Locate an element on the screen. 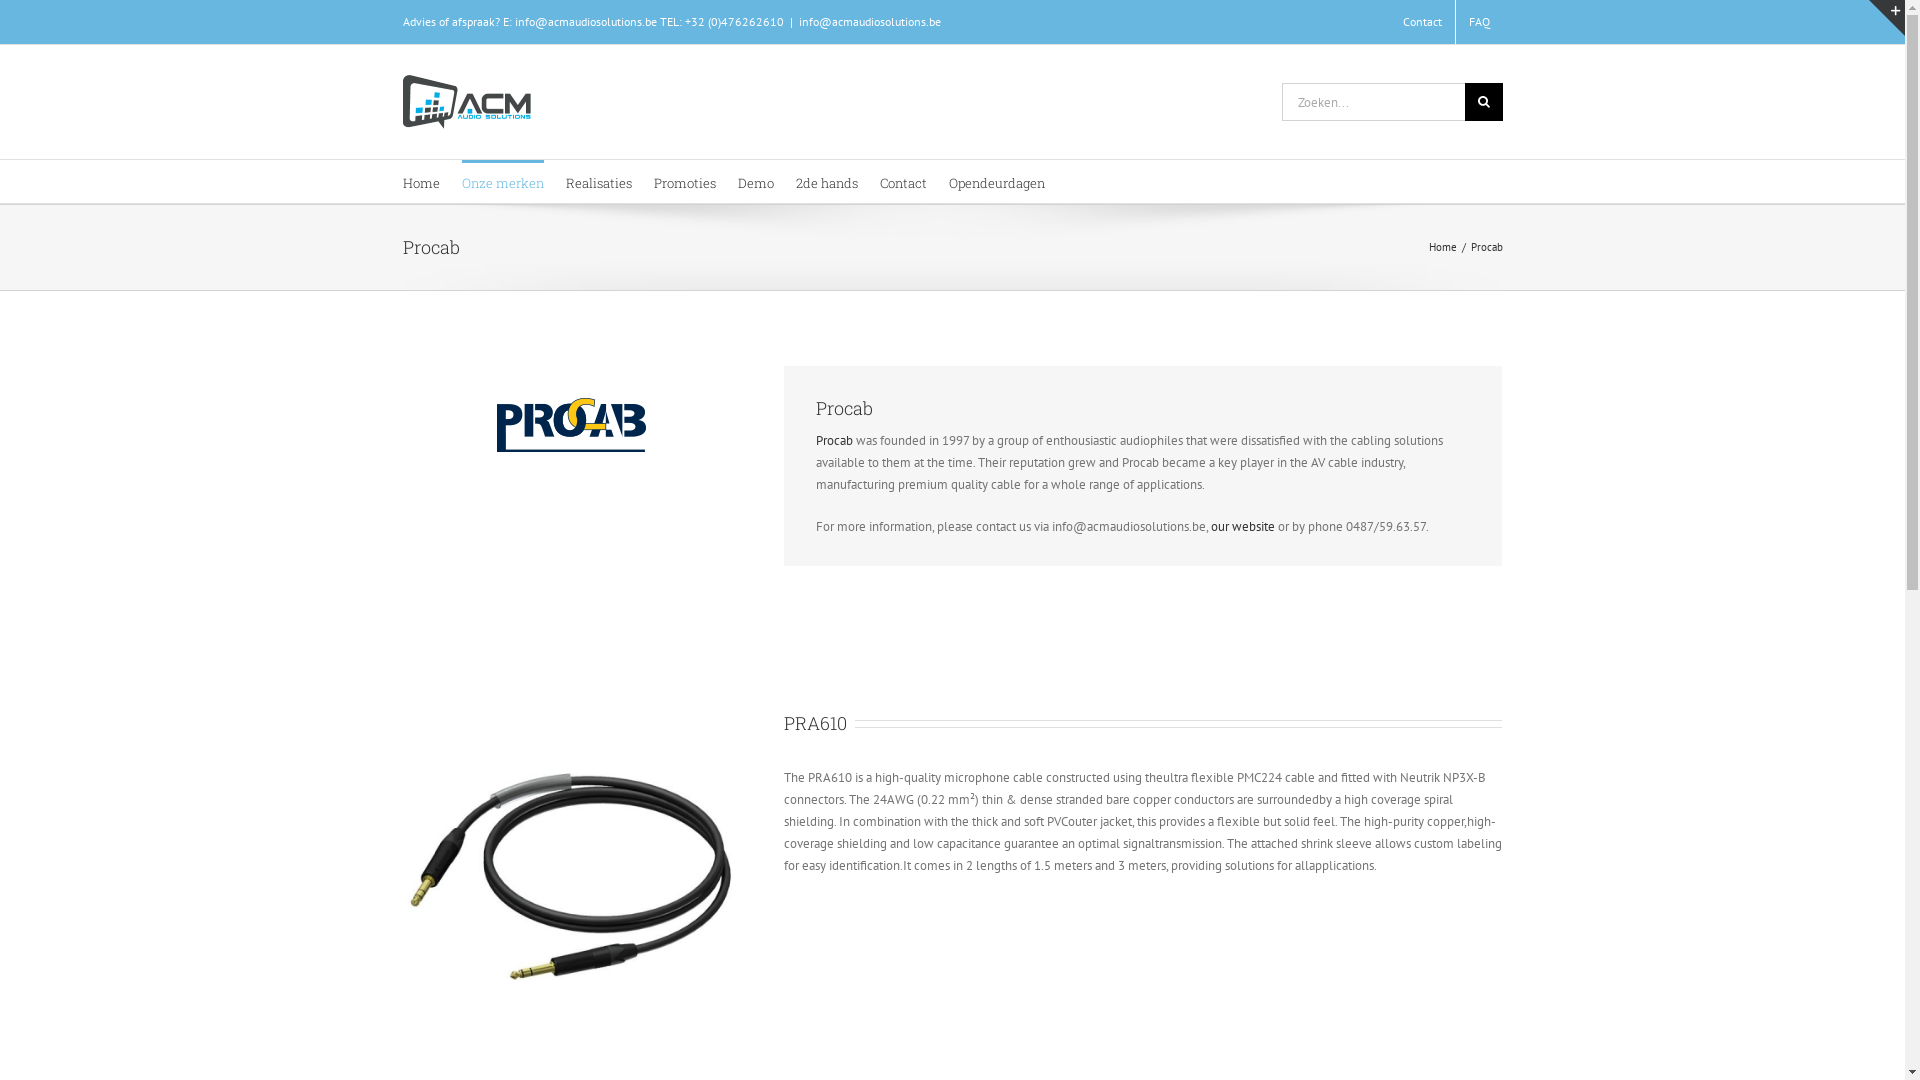 This screenshot has width=1920, height=1080. 'info@acmaudiosolutions.be' is located at coordinates (868, 21).